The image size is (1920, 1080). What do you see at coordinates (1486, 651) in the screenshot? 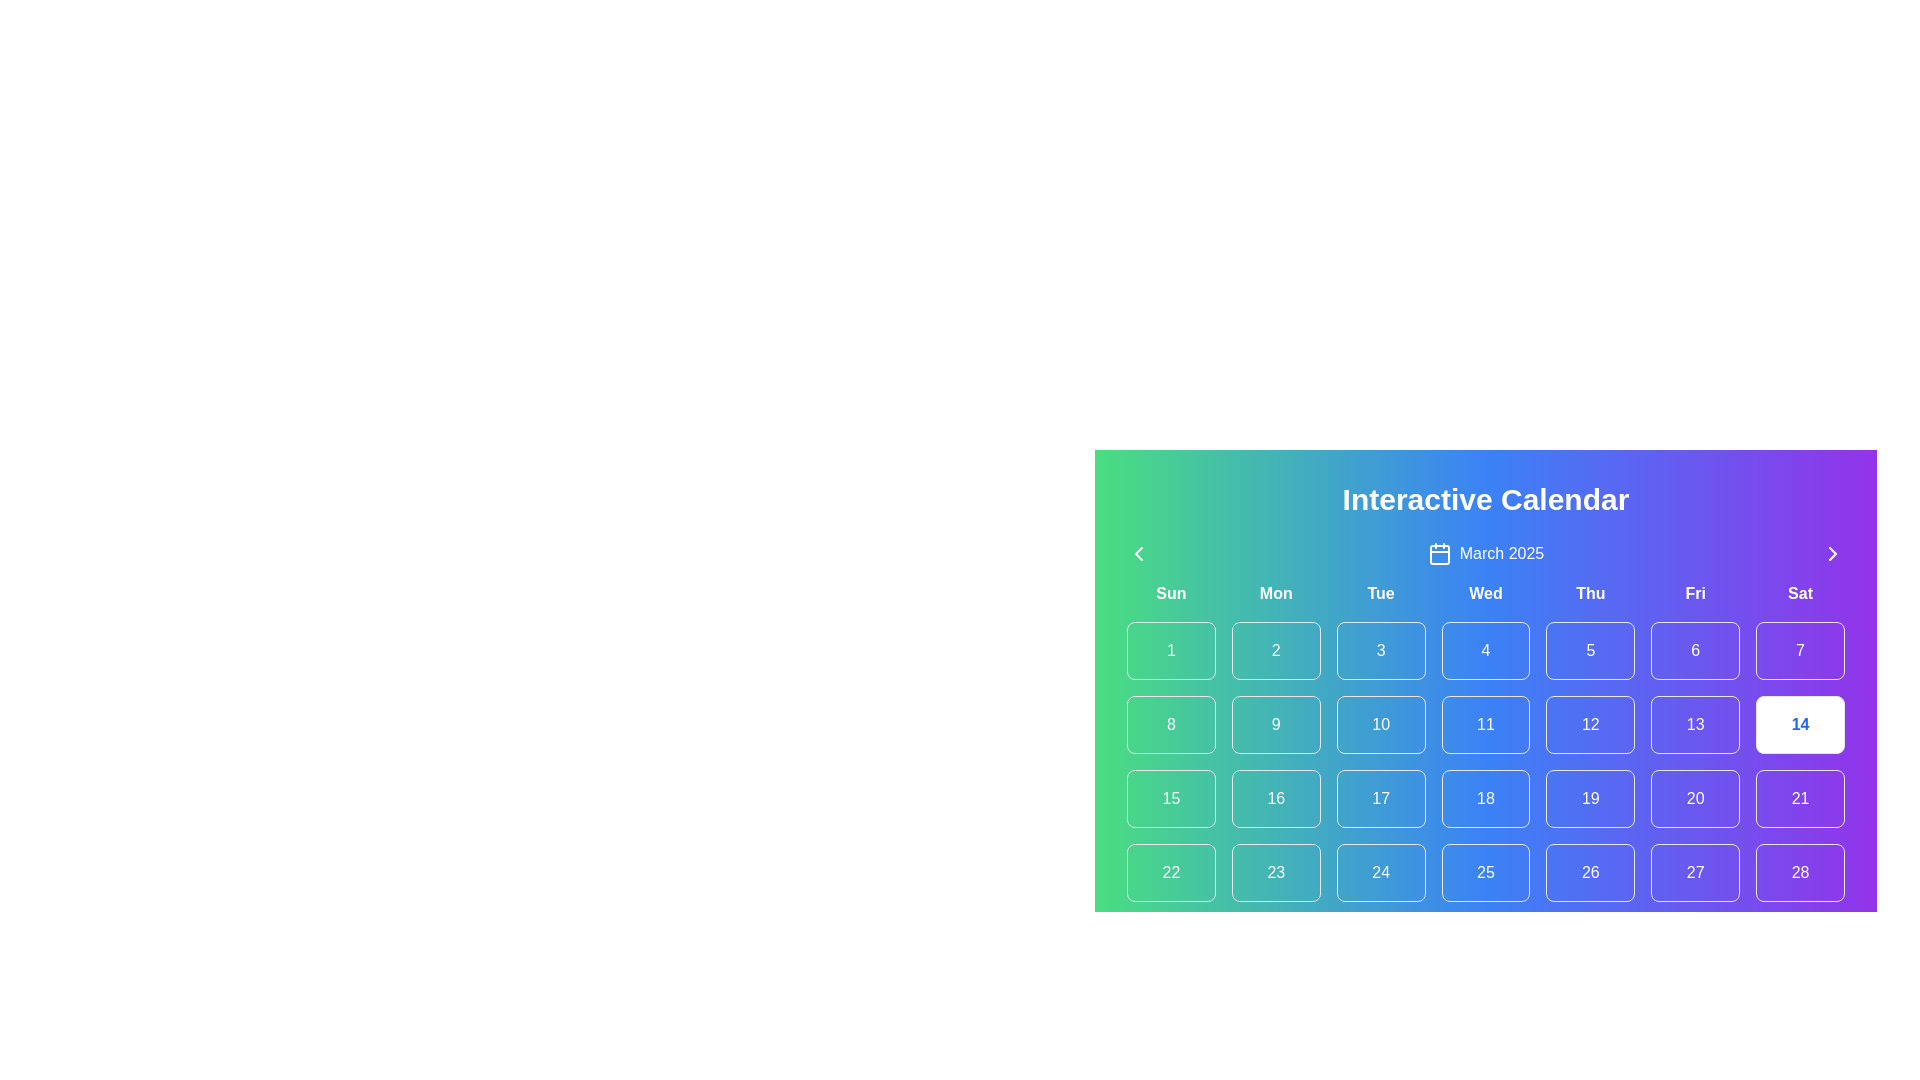
I see `the Calendar Date Button representing the day '4' of the displayed calendar month, which is the fourth button in the first row of date buttons beneath the day label 'Wed'` at bounding box center [1486, 651].